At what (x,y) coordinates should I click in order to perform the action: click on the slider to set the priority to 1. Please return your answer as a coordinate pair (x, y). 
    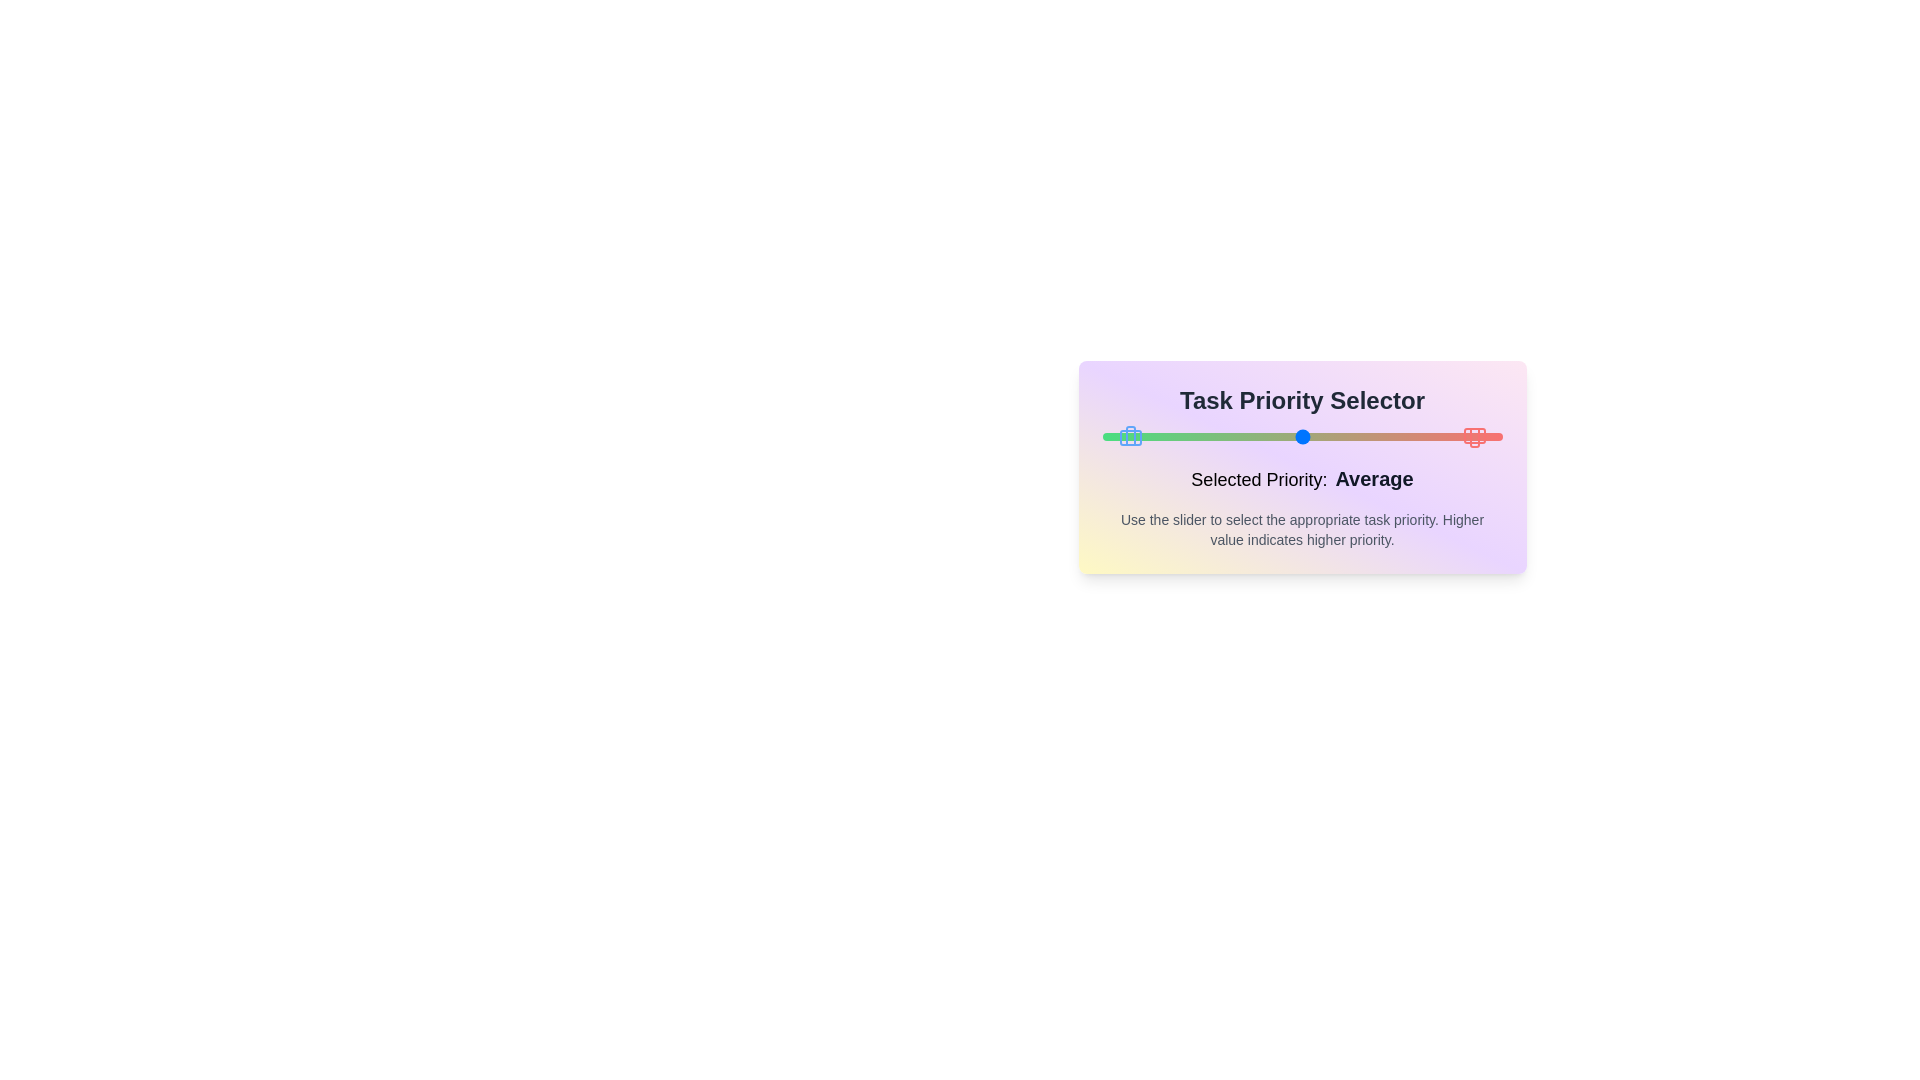
    Looking at the image, I should click on (1101, 435).